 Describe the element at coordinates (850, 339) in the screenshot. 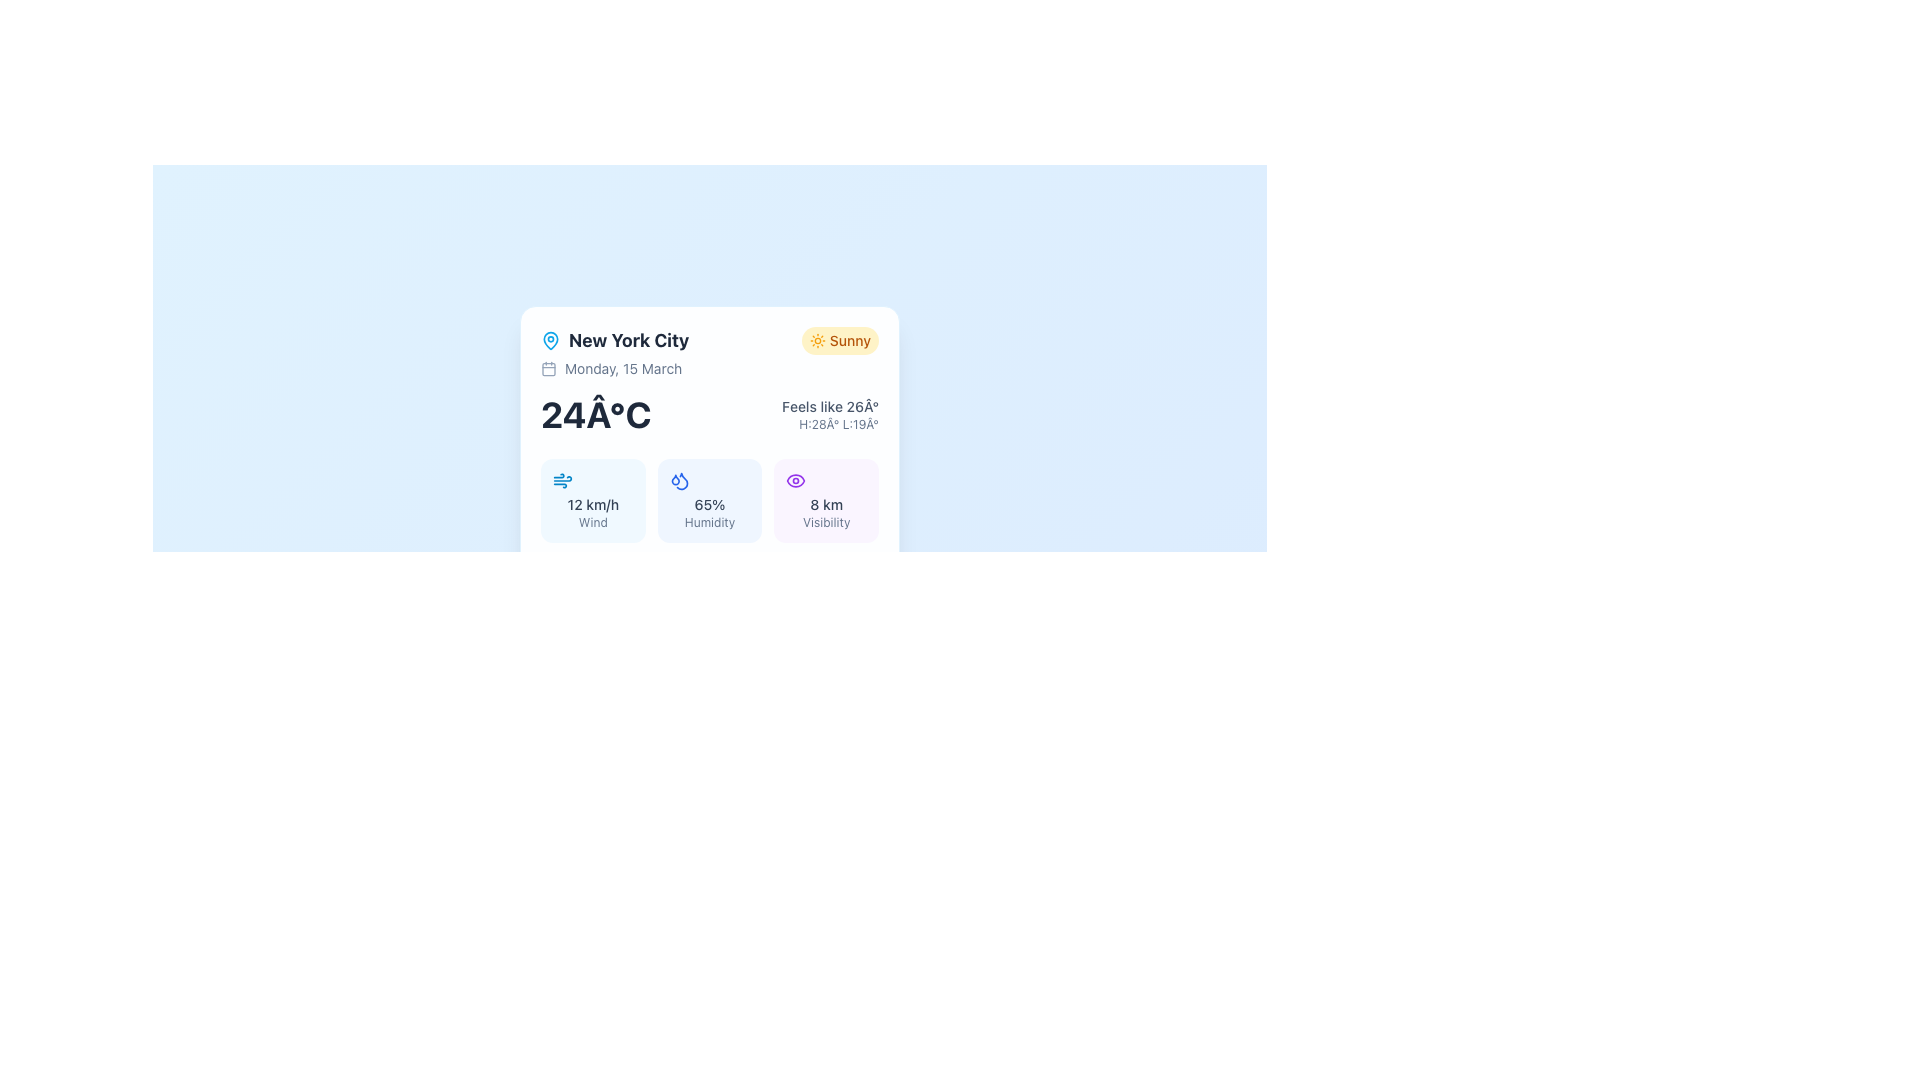

I see `the text label displaying 'Sunny' located within a rounded amber badge in the upper-right corner of the weather information card` at that location.